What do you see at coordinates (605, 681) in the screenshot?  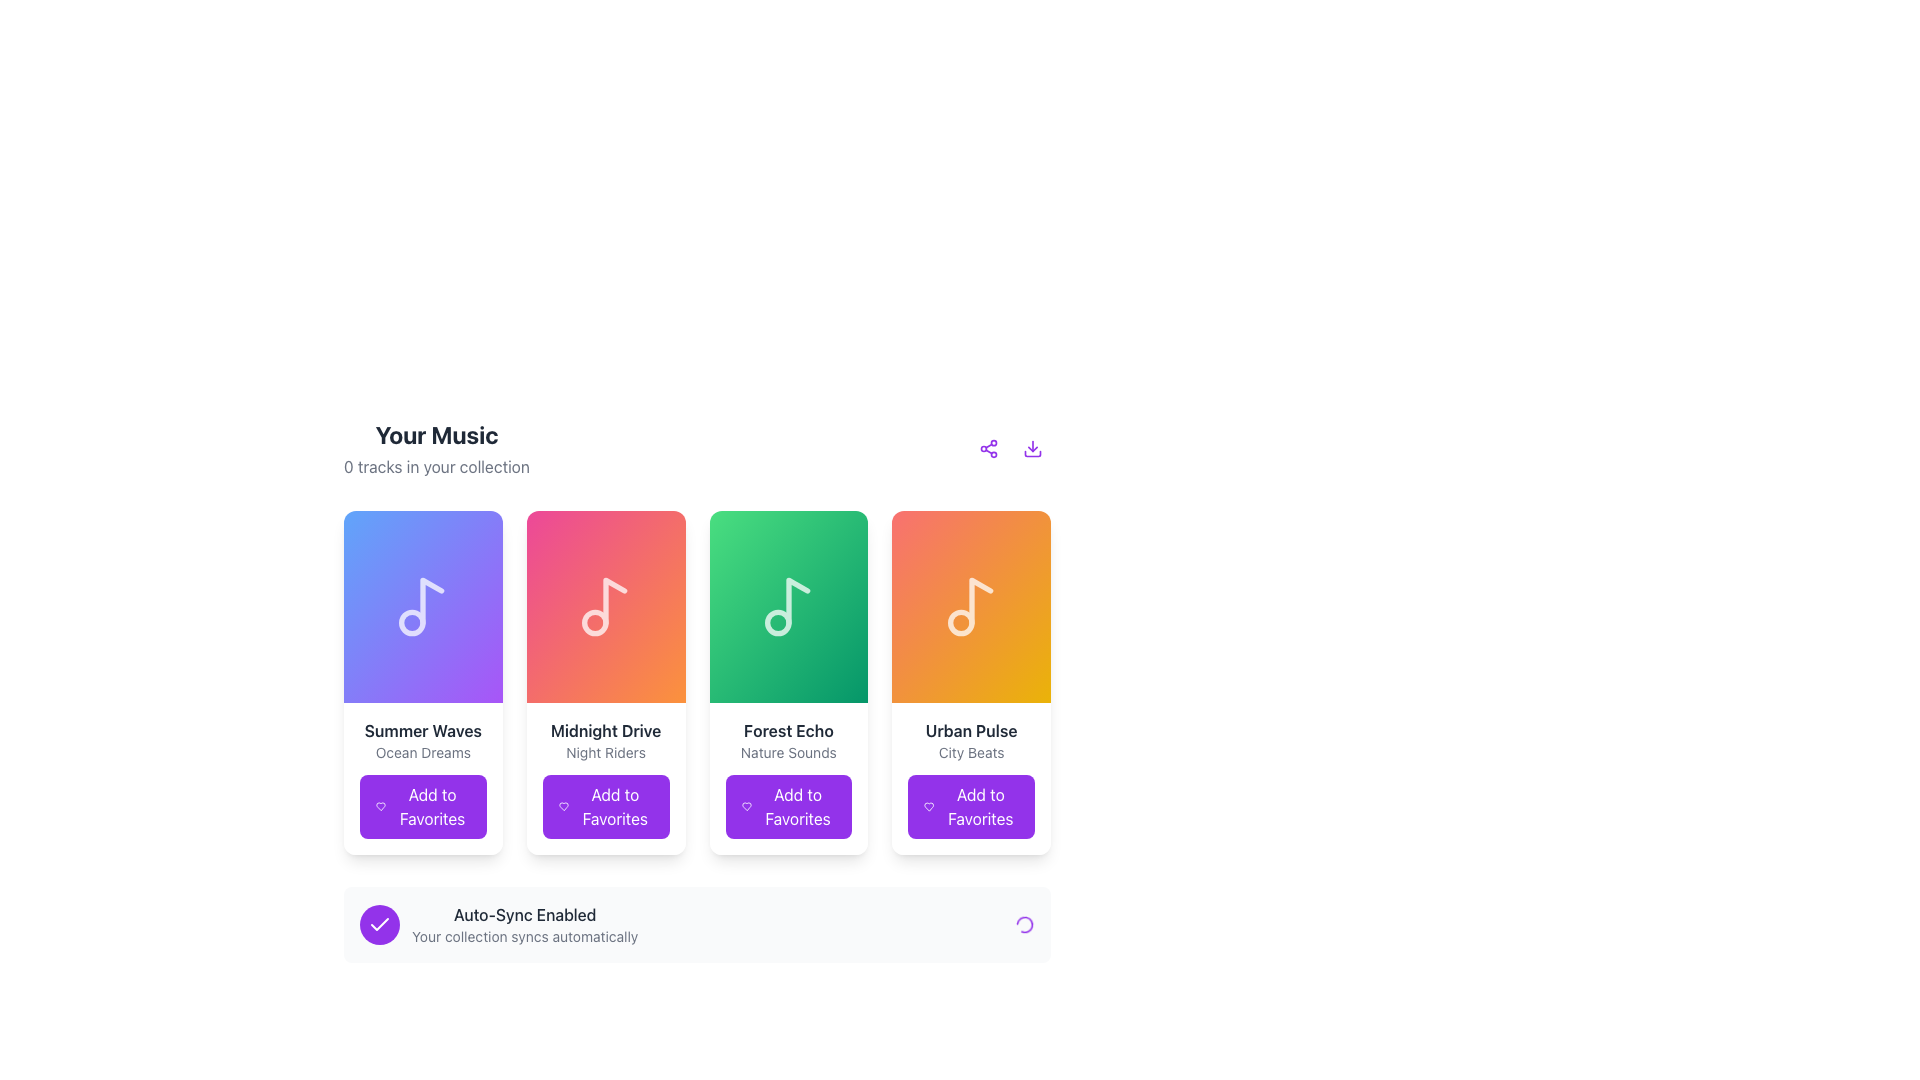 I see `the second card component in the music track grid` at bounding box center [605, 681].